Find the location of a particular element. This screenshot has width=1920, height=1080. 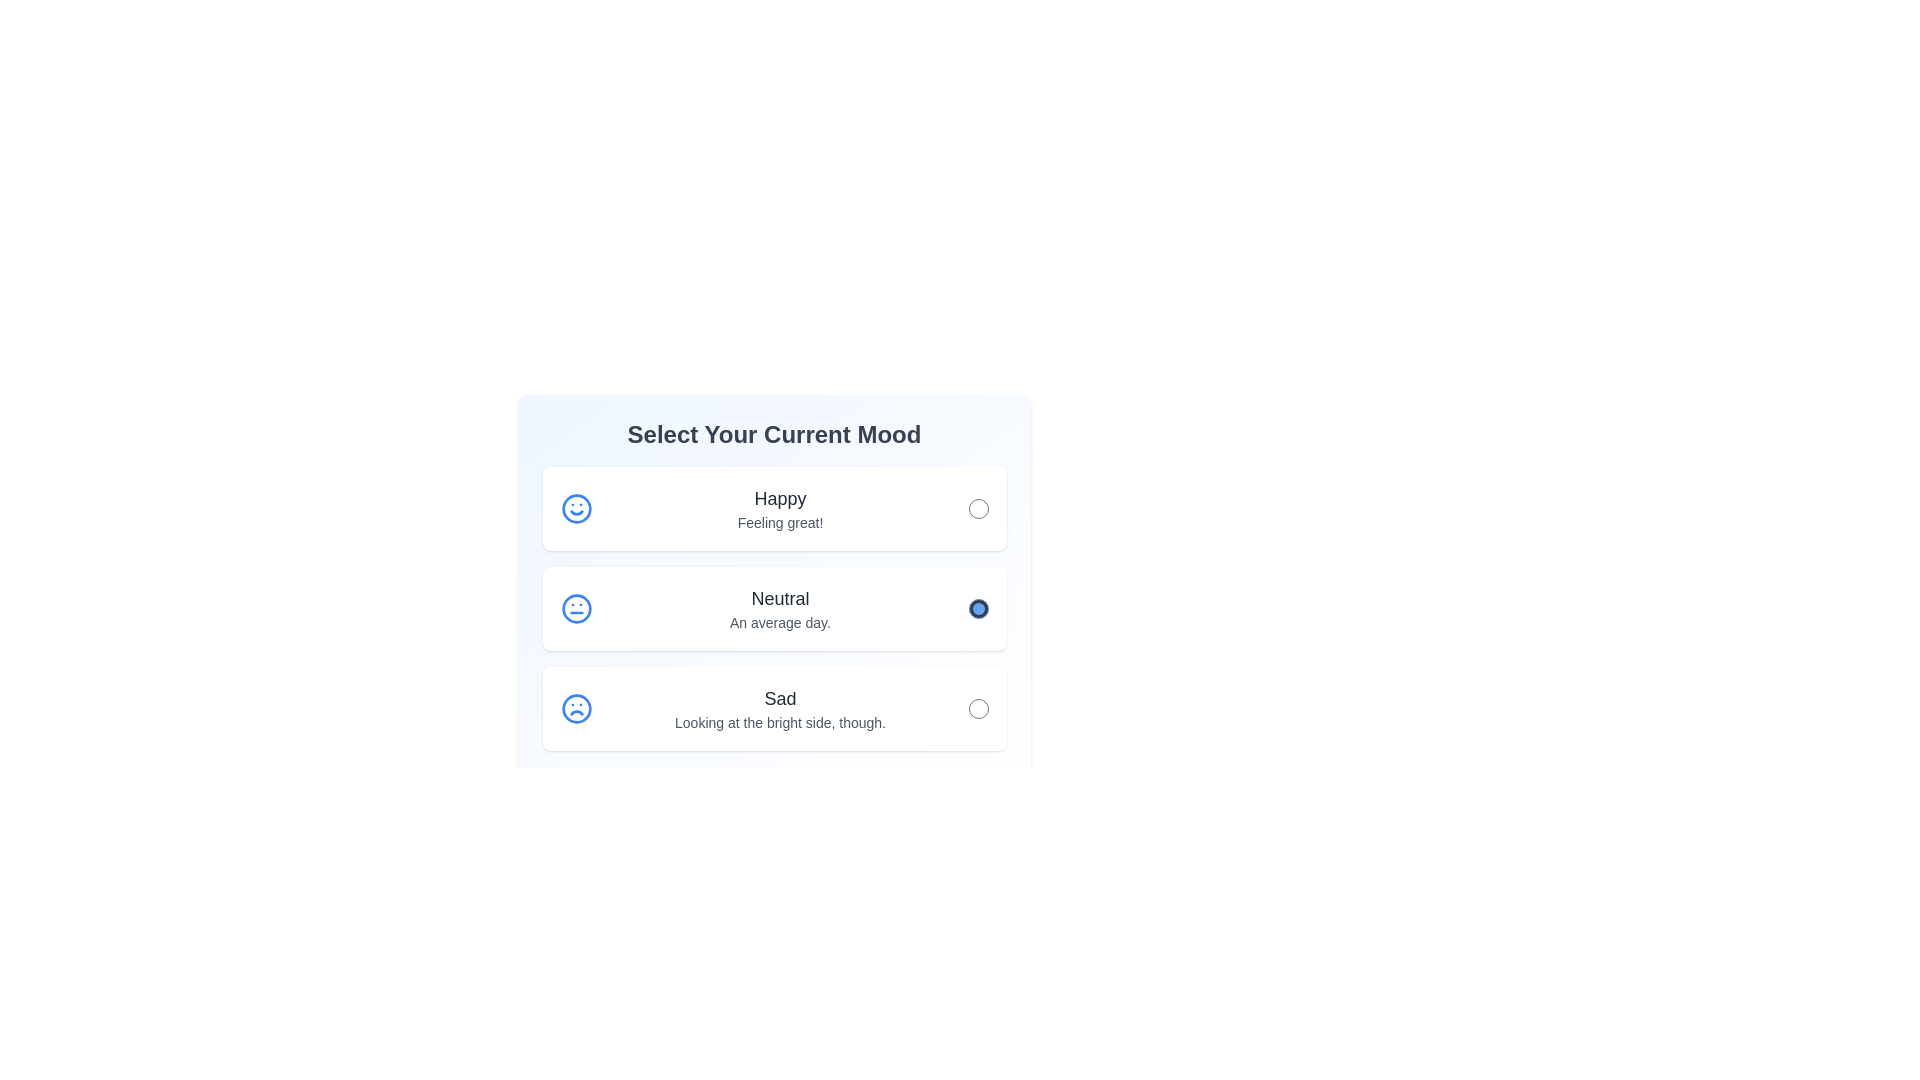

the circular shape in the second mood selection card titled 'Neutral', part of the mood selection interface is located at coordinates (575, 608).